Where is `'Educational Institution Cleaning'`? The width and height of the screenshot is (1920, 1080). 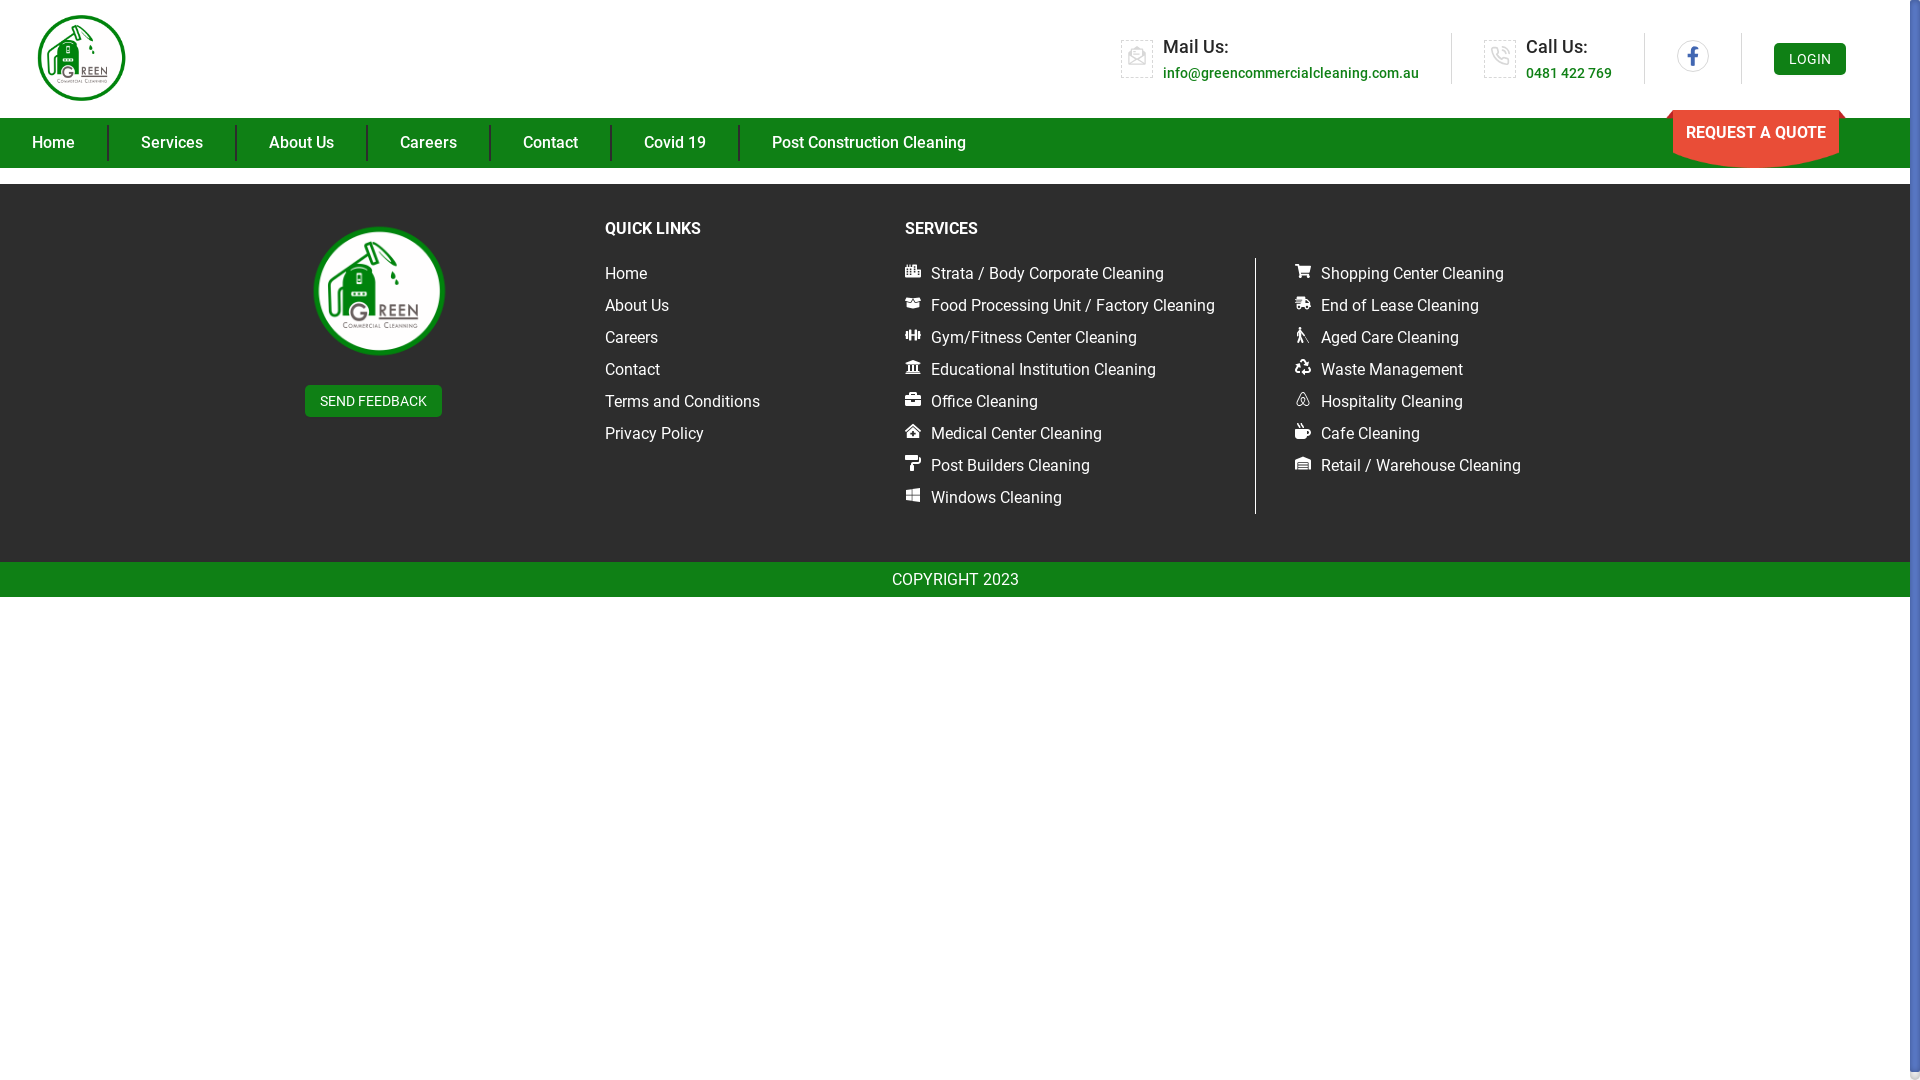 'Educational Institution Cleaning' is located at coordinates (1030, 369).